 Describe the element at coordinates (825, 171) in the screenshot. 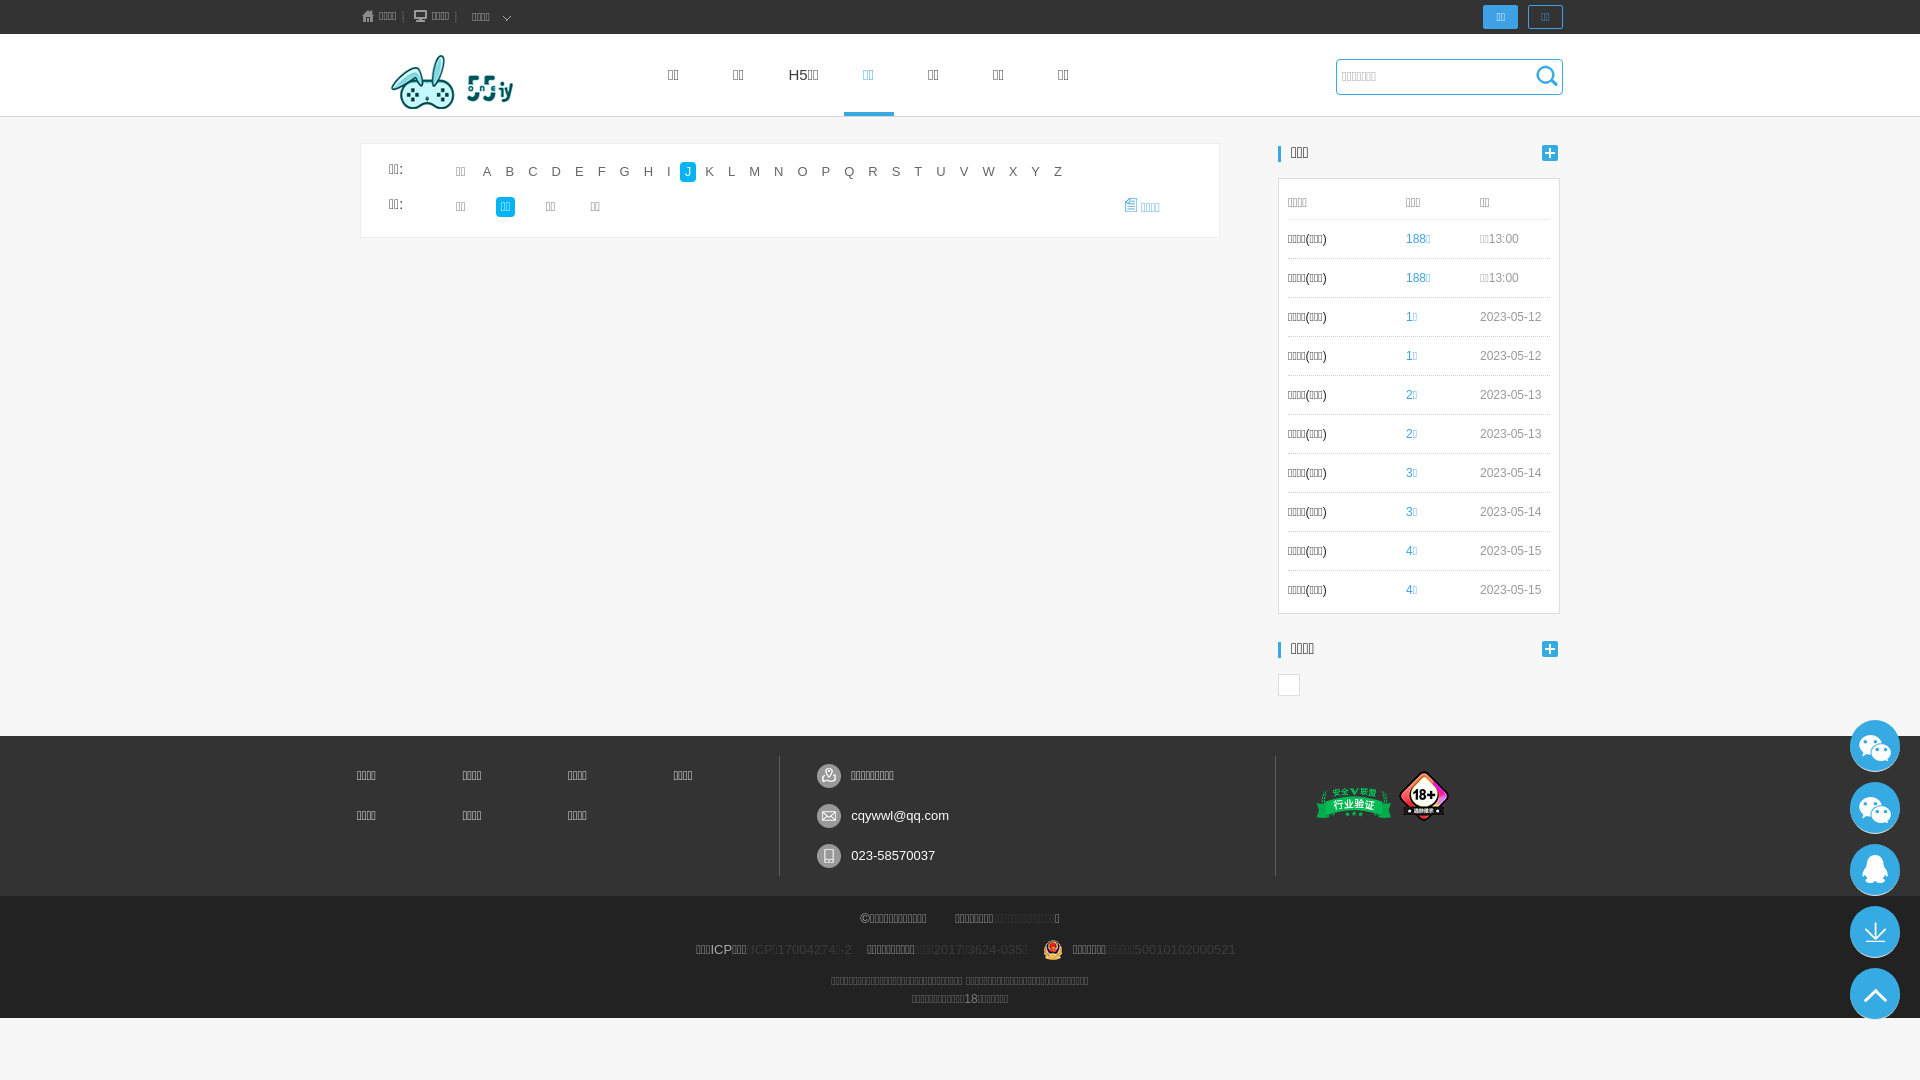

I see `'P'` at that location.